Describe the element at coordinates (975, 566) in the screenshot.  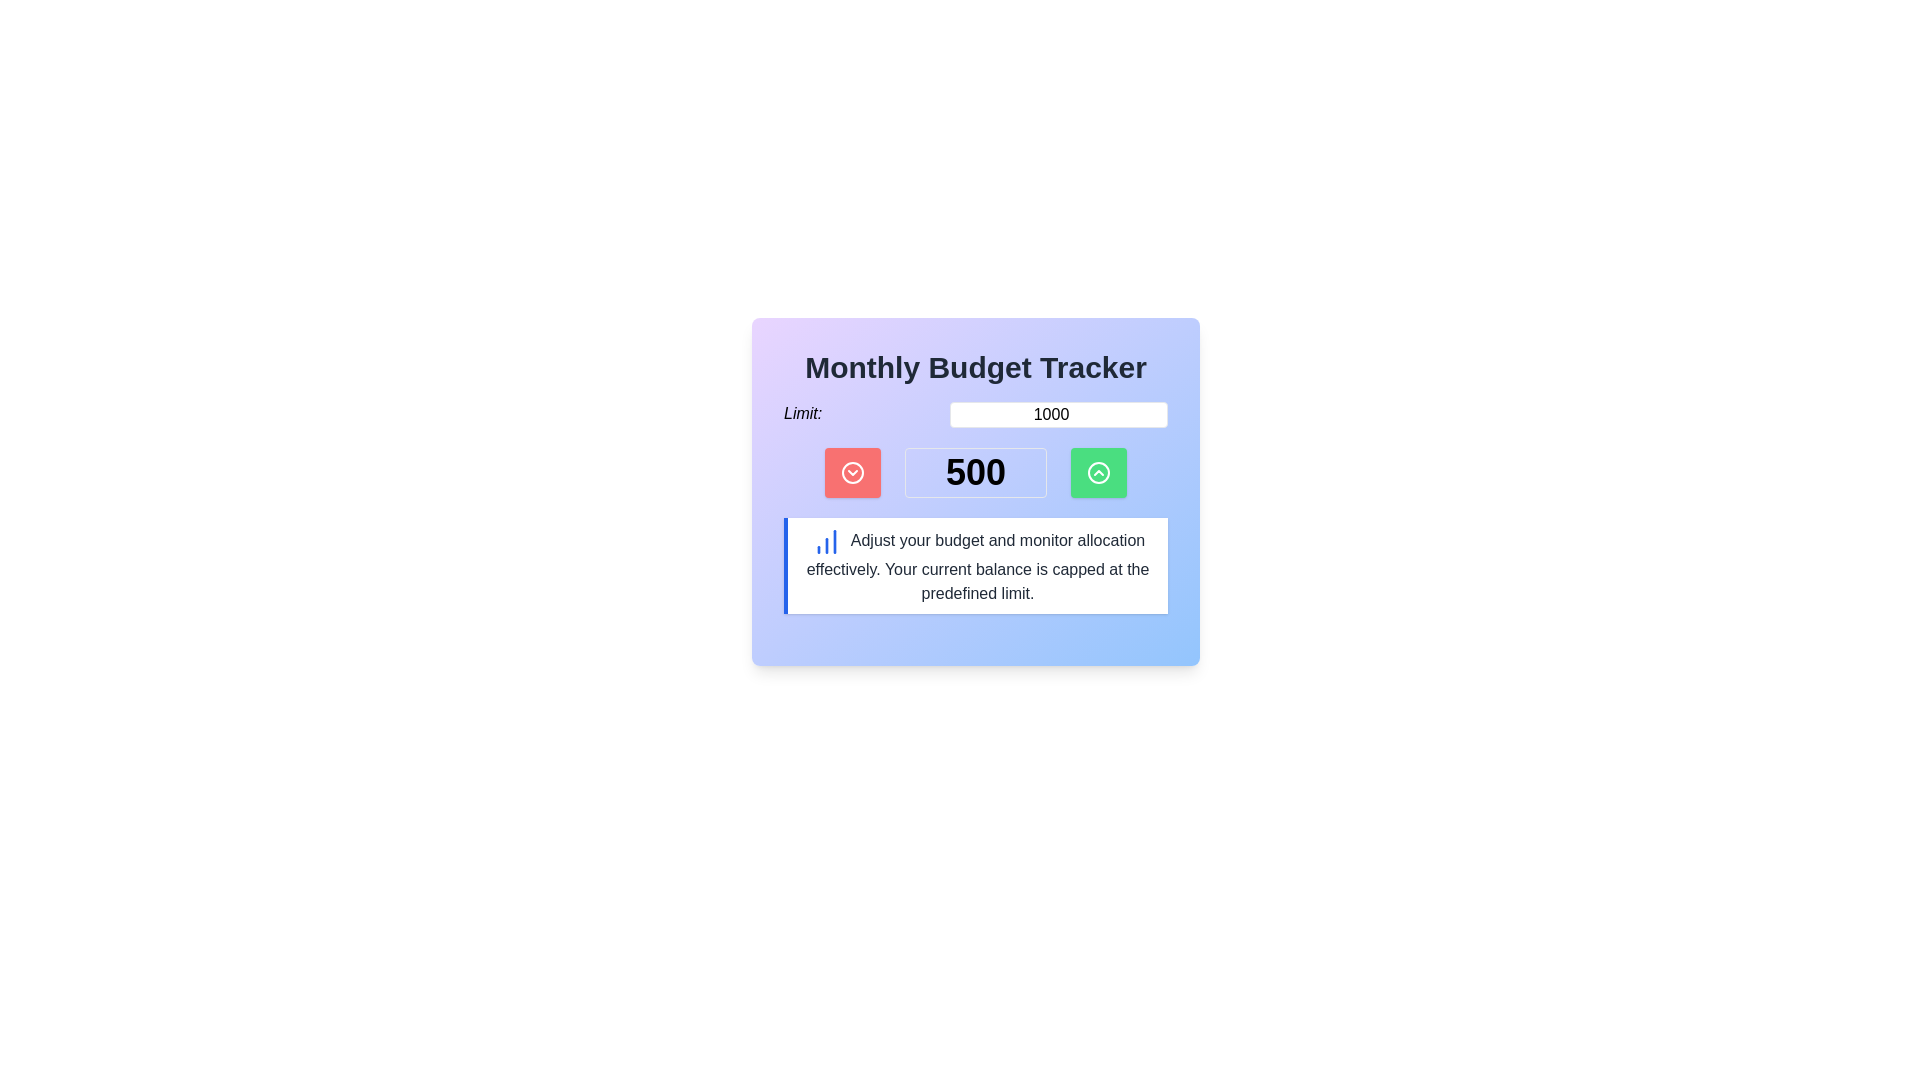
I see `the Informational text block with a blue bar chart icon that provides guidance on adjusting the budget and monitoring allocation, located in the 'Monthly Budget Tracker' section` at that location.